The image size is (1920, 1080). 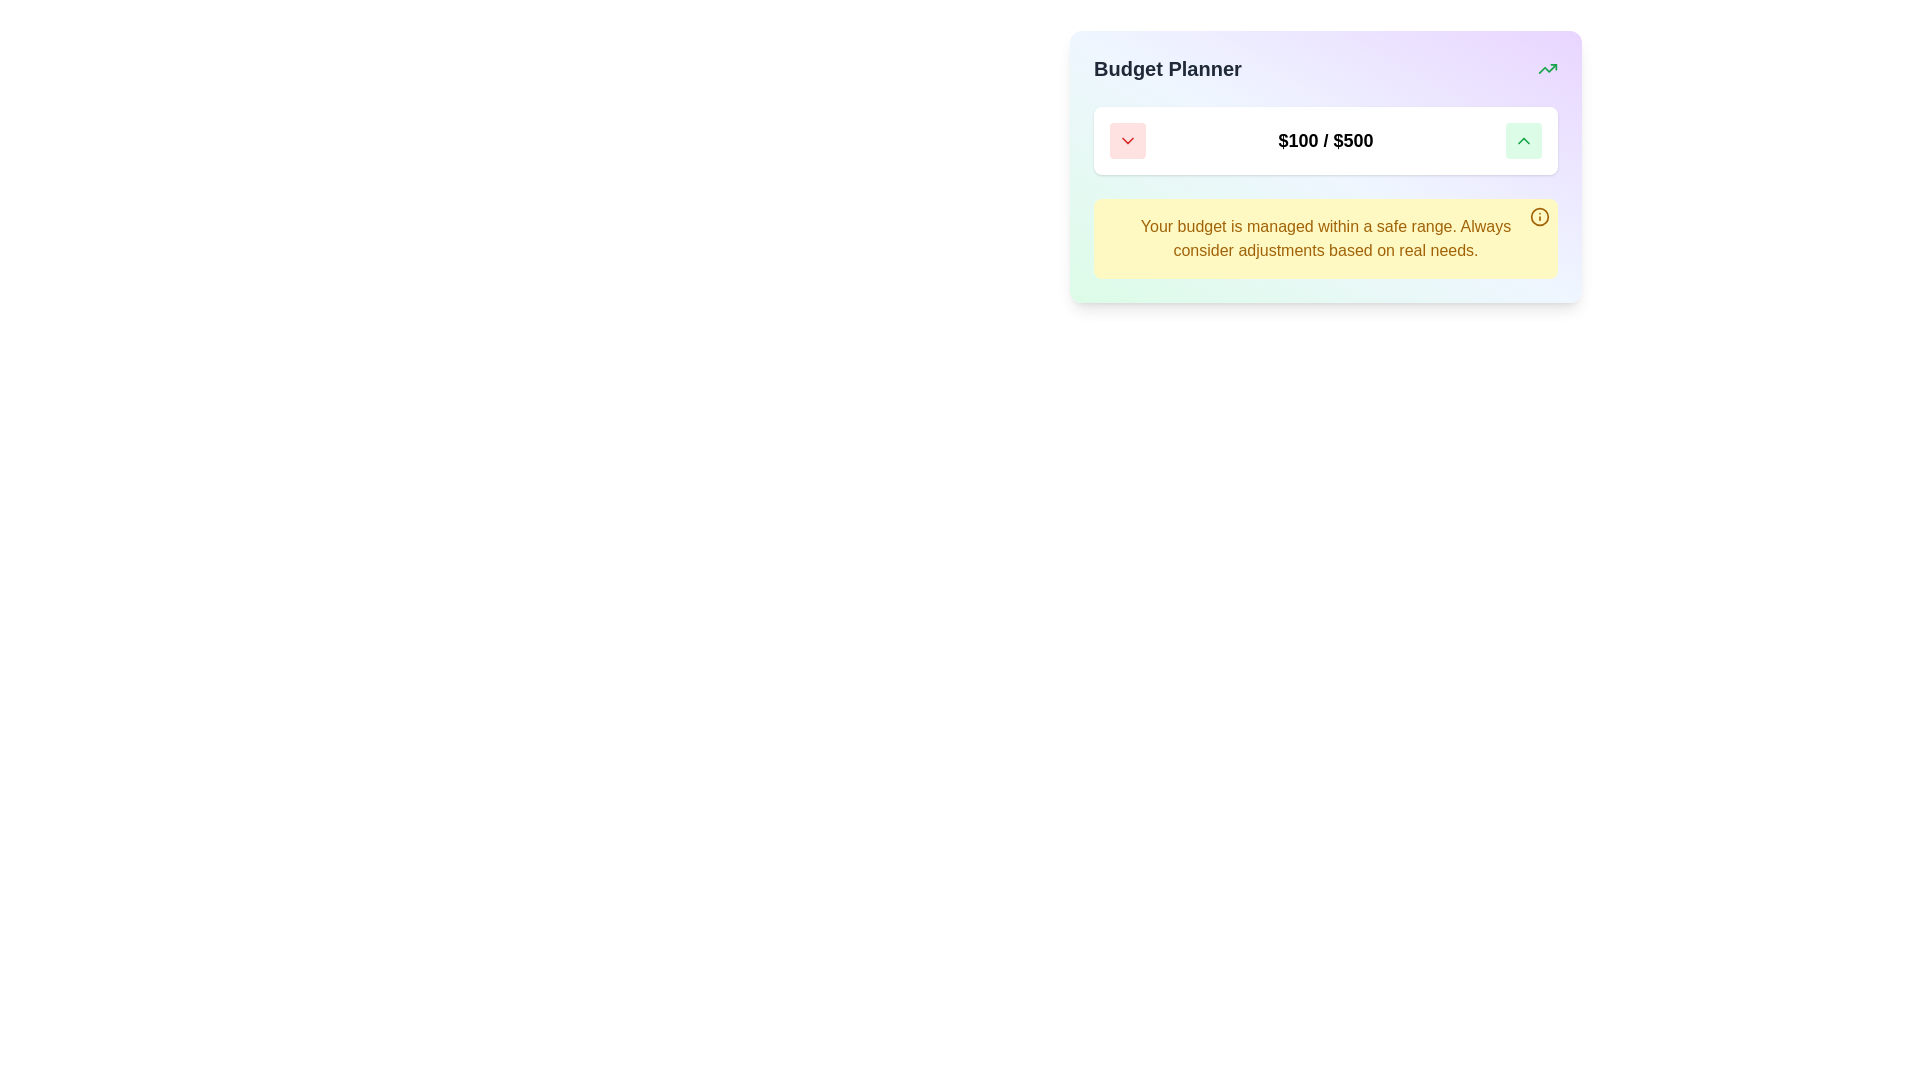 I want to click on the downward-facing chevron icon, which is styled with a bold red line and is part of a light red button located to the left of the budget range display ('$100 / $500') in the 'Budget Planner' panel, so click(x=1128, y=140).